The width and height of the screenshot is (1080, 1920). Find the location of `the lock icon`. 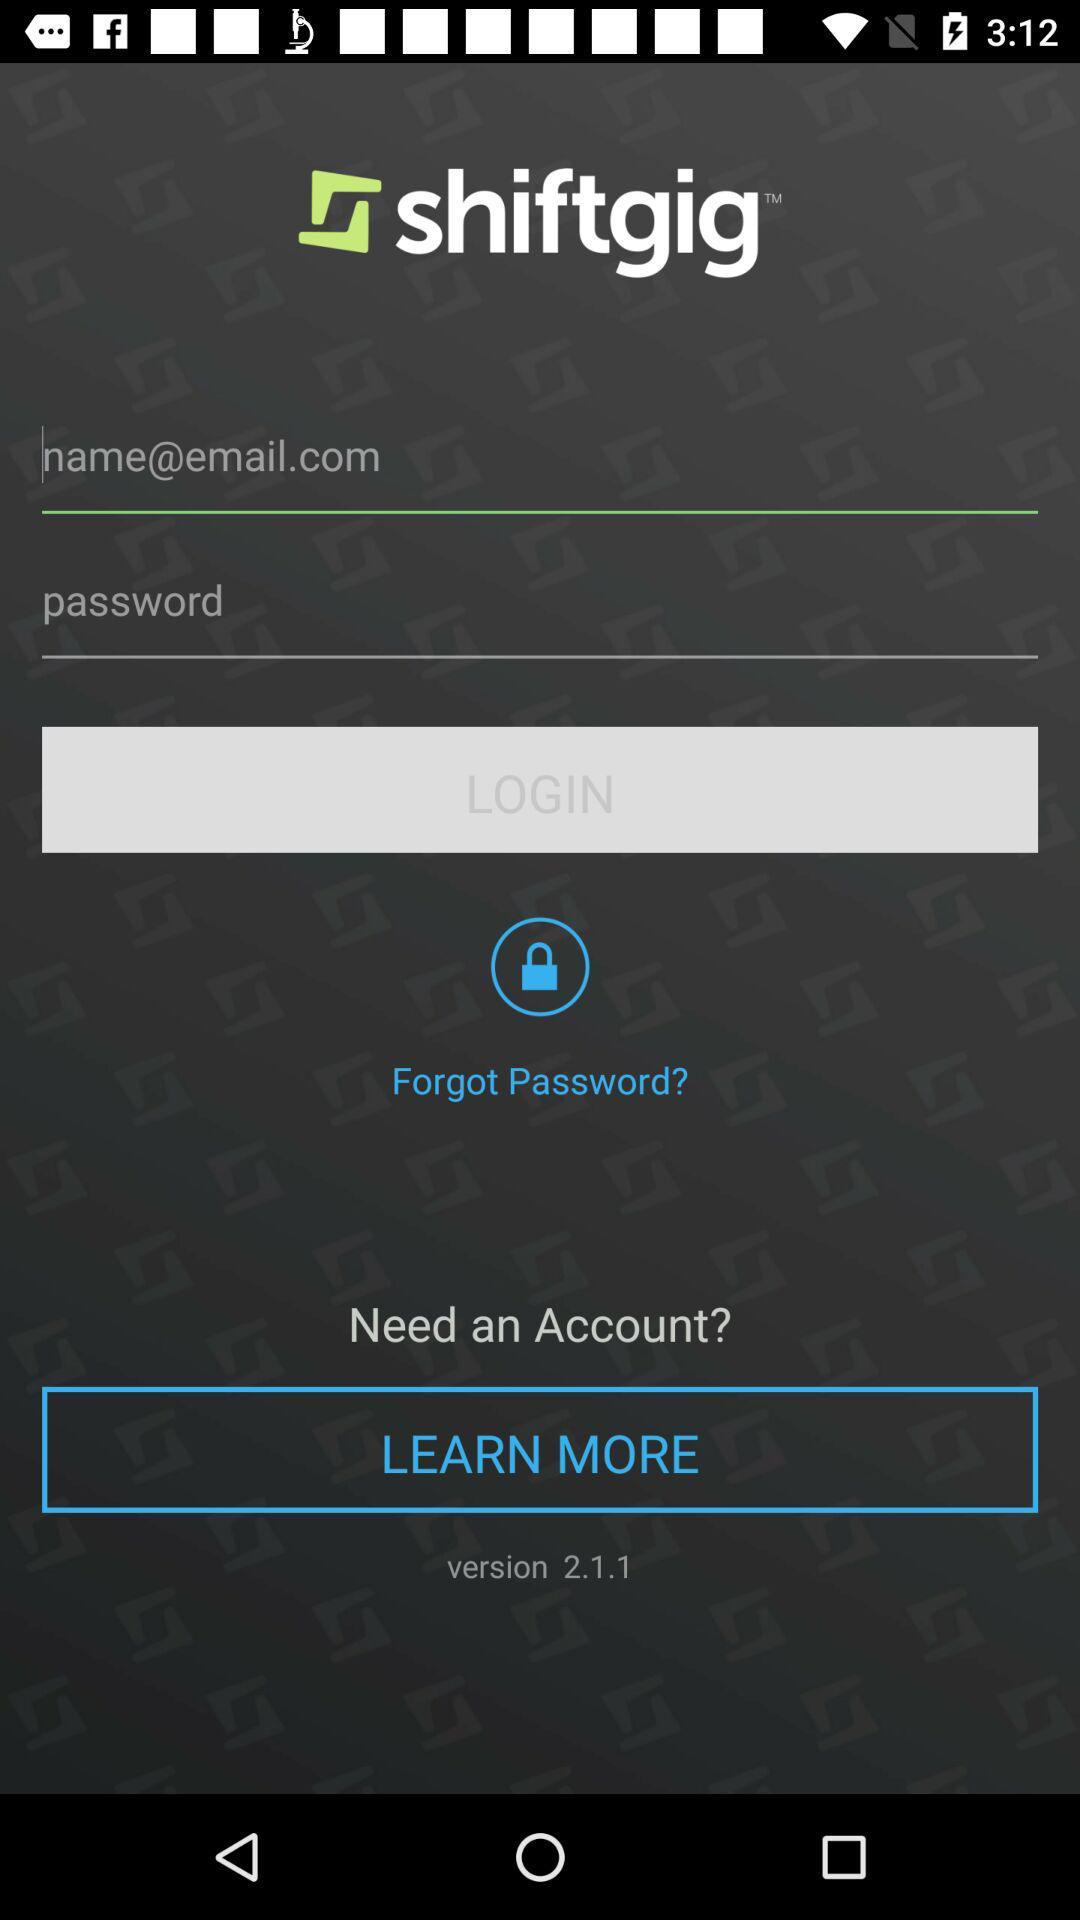

the lock icon is located at coordinates (538, 967).